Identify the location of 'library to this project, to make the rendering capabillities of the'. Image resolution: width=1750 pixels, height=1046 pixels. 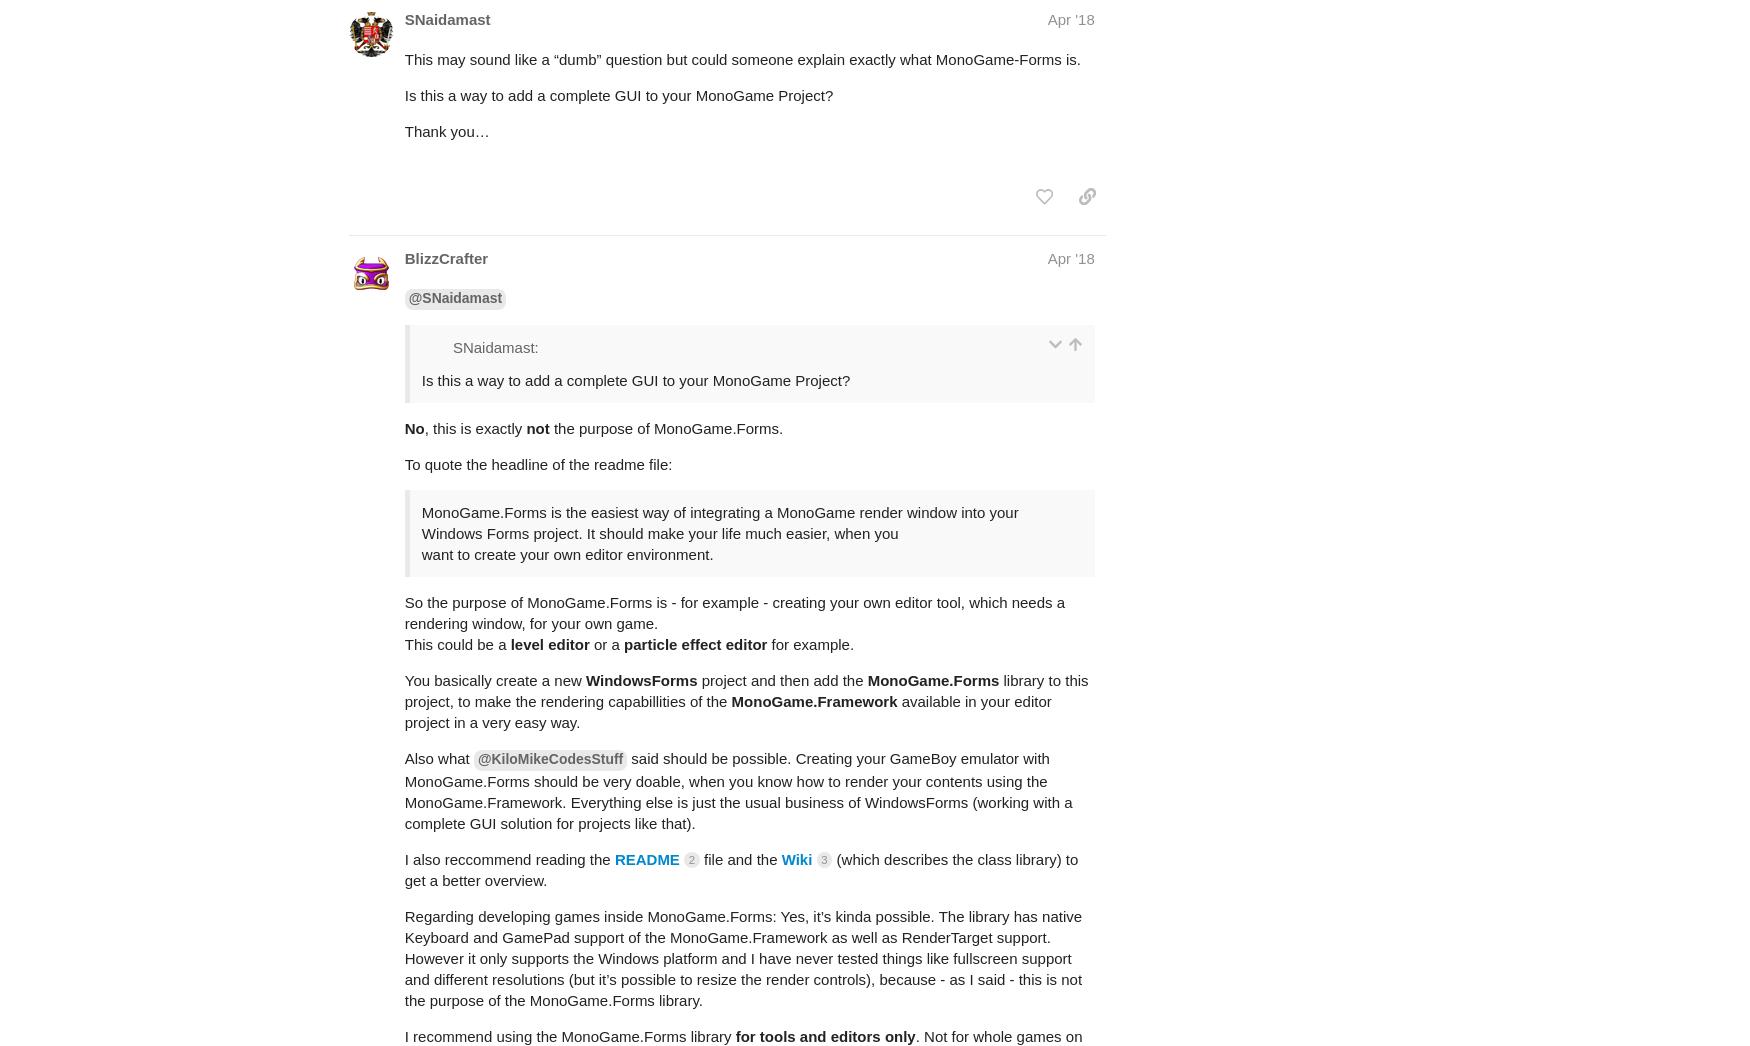
(746, 612).